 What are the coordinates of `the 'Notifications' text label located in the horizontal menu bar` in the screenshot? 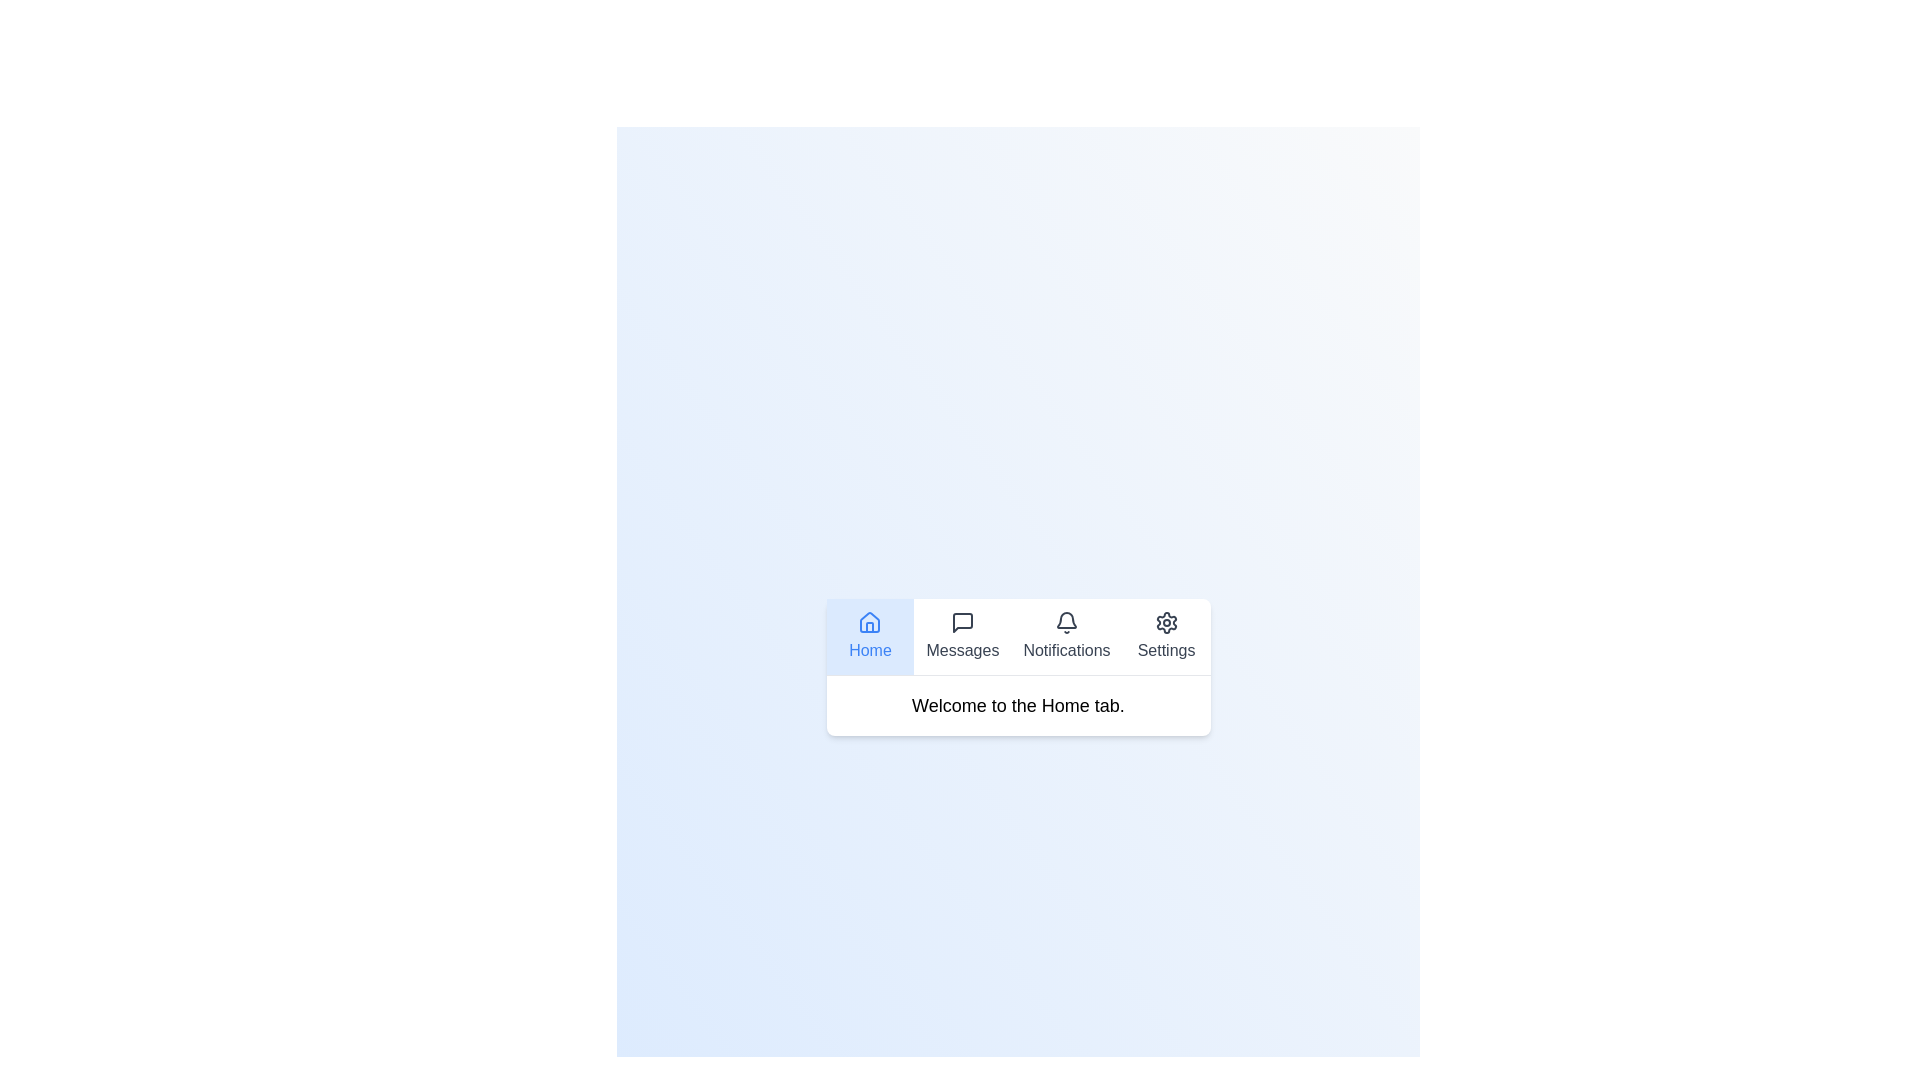 It's located at (1065, 650).